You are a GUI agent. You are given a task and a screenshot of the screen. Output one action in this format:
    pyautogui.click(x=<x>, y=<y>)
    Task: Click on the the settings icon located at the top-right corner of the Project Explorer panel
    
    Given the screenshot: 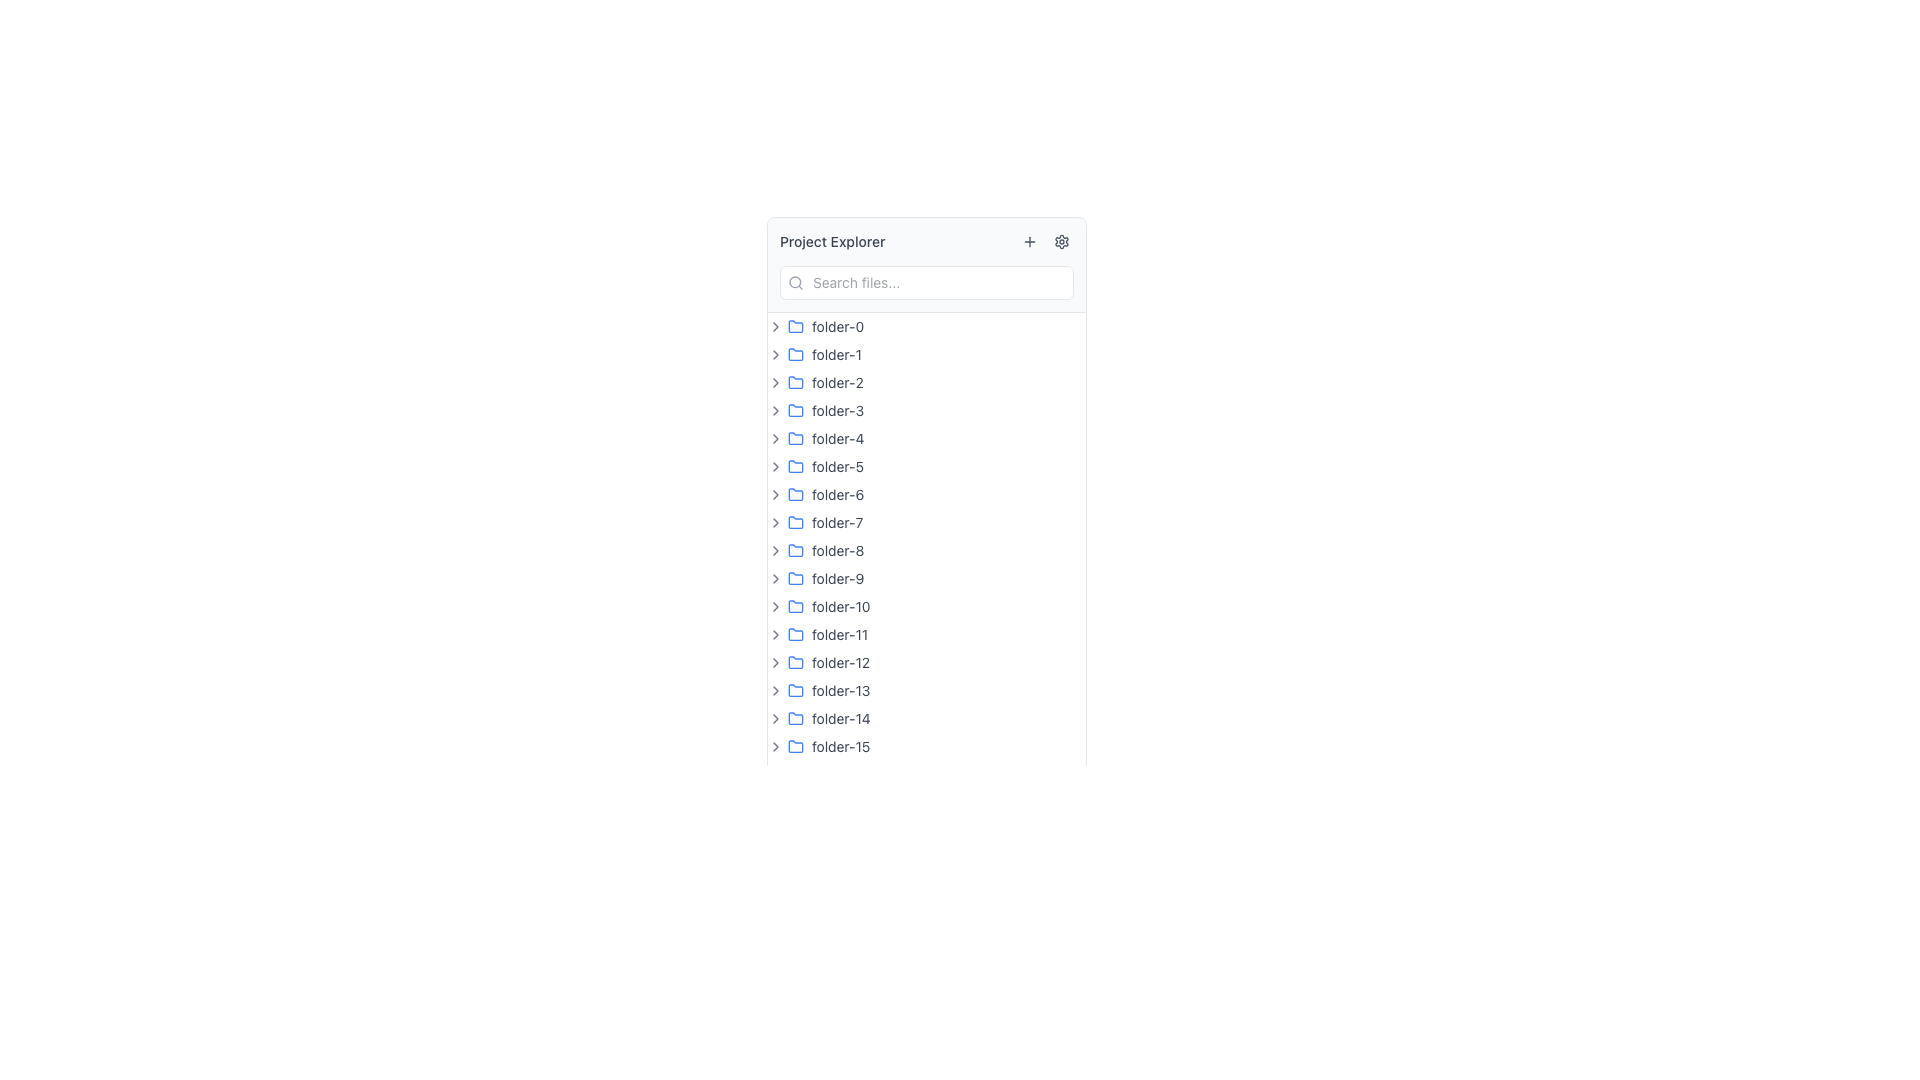 What is the action you would take?
    pyautogui.click(x=1060, y=241)
    